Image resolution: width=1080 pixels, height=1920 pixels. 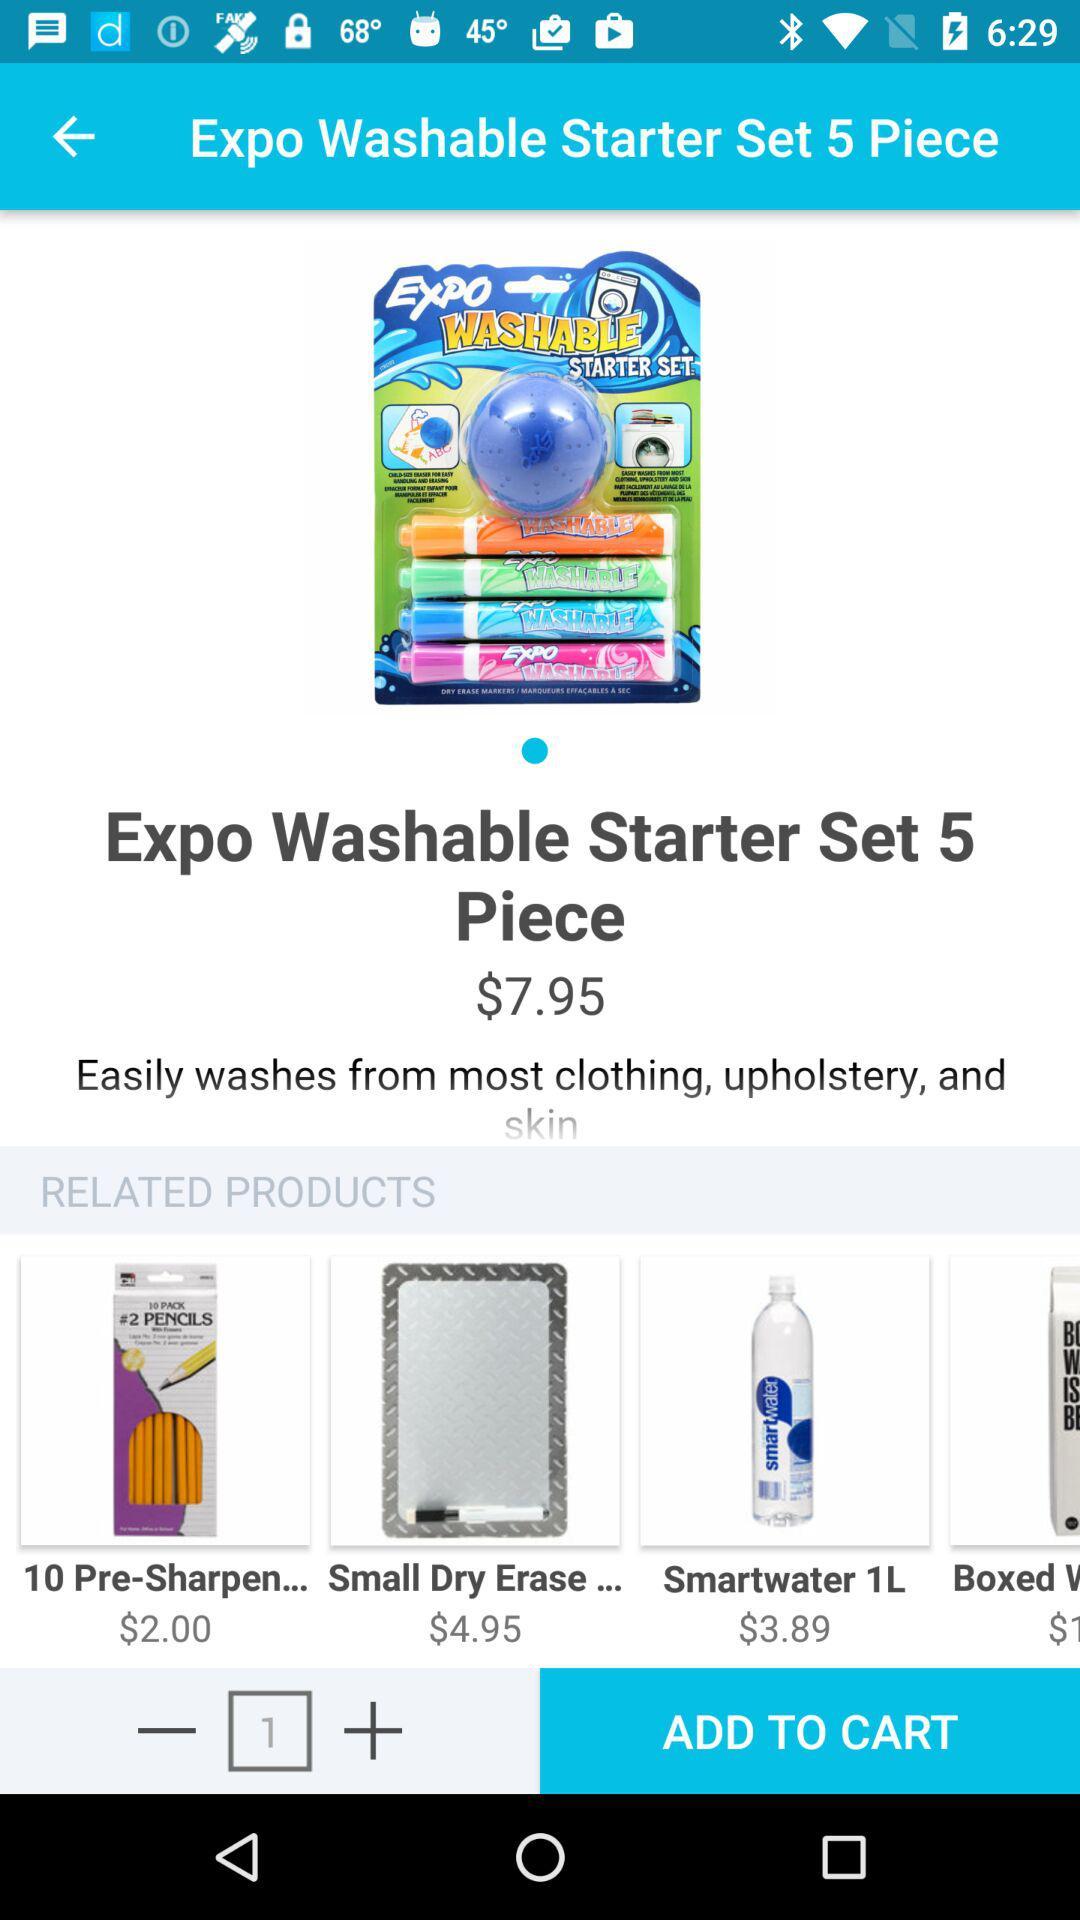 I want to click on button, so click(x=373, y=1729).